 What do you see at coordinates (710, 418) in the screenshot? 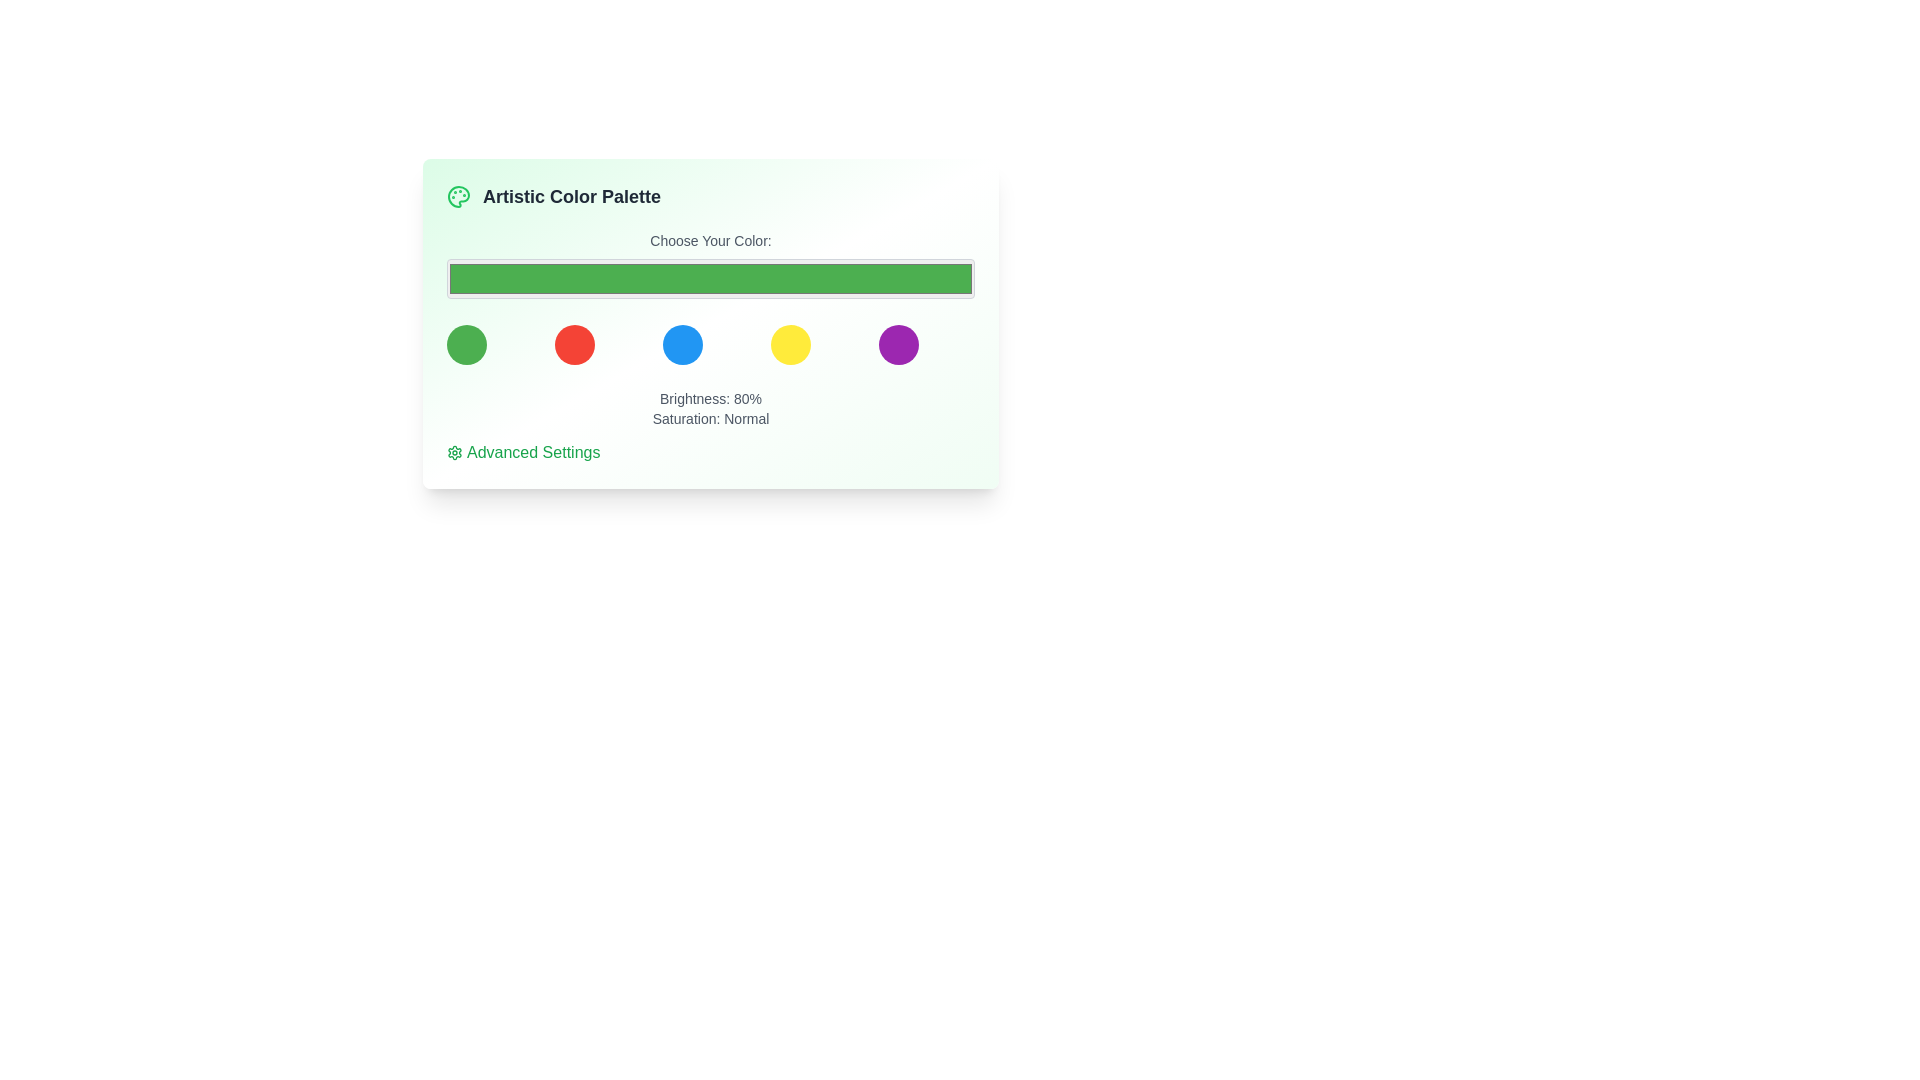
I see `the text label displaying 'Saturation: Normal' which is styled in gray and located below 'Brightness: 80%' in the artistic color palette interface` at bounding box center [710, 418].